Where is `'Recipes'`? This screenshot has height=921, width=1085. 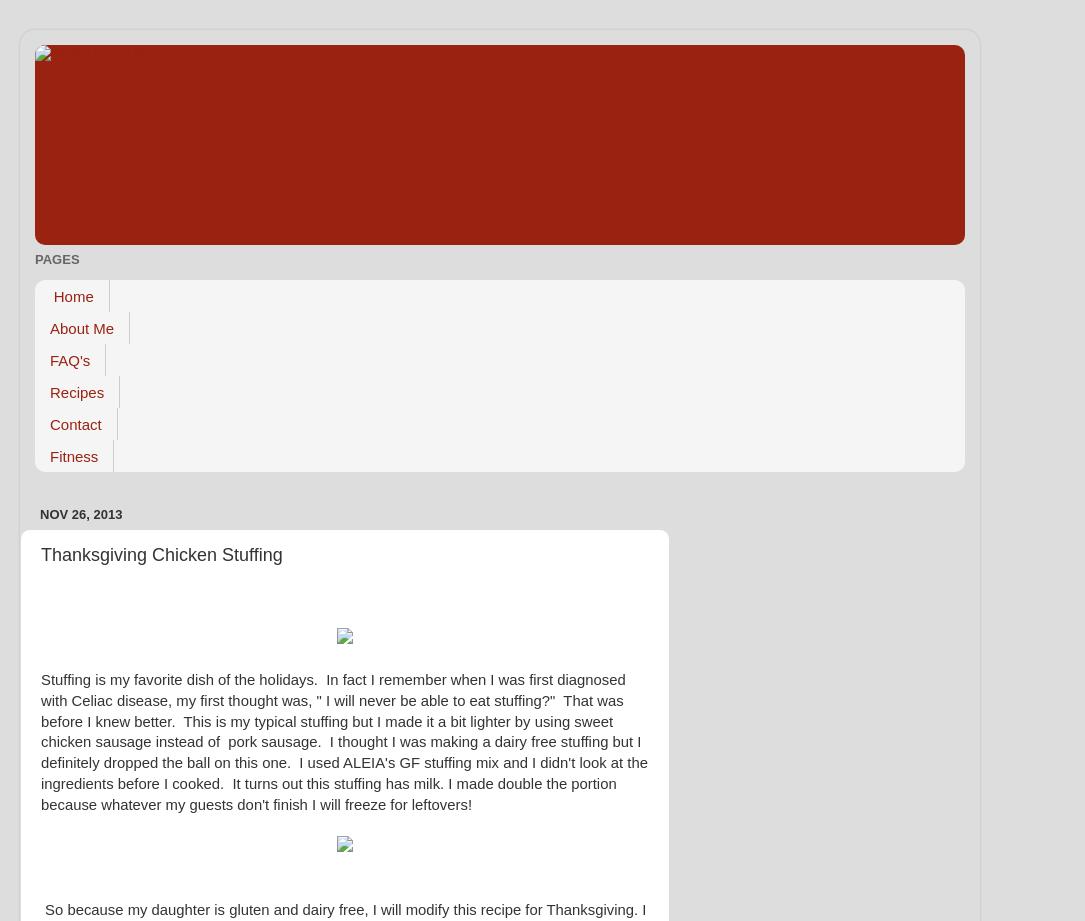 'Recipes' is located at coordinates (77, 391).